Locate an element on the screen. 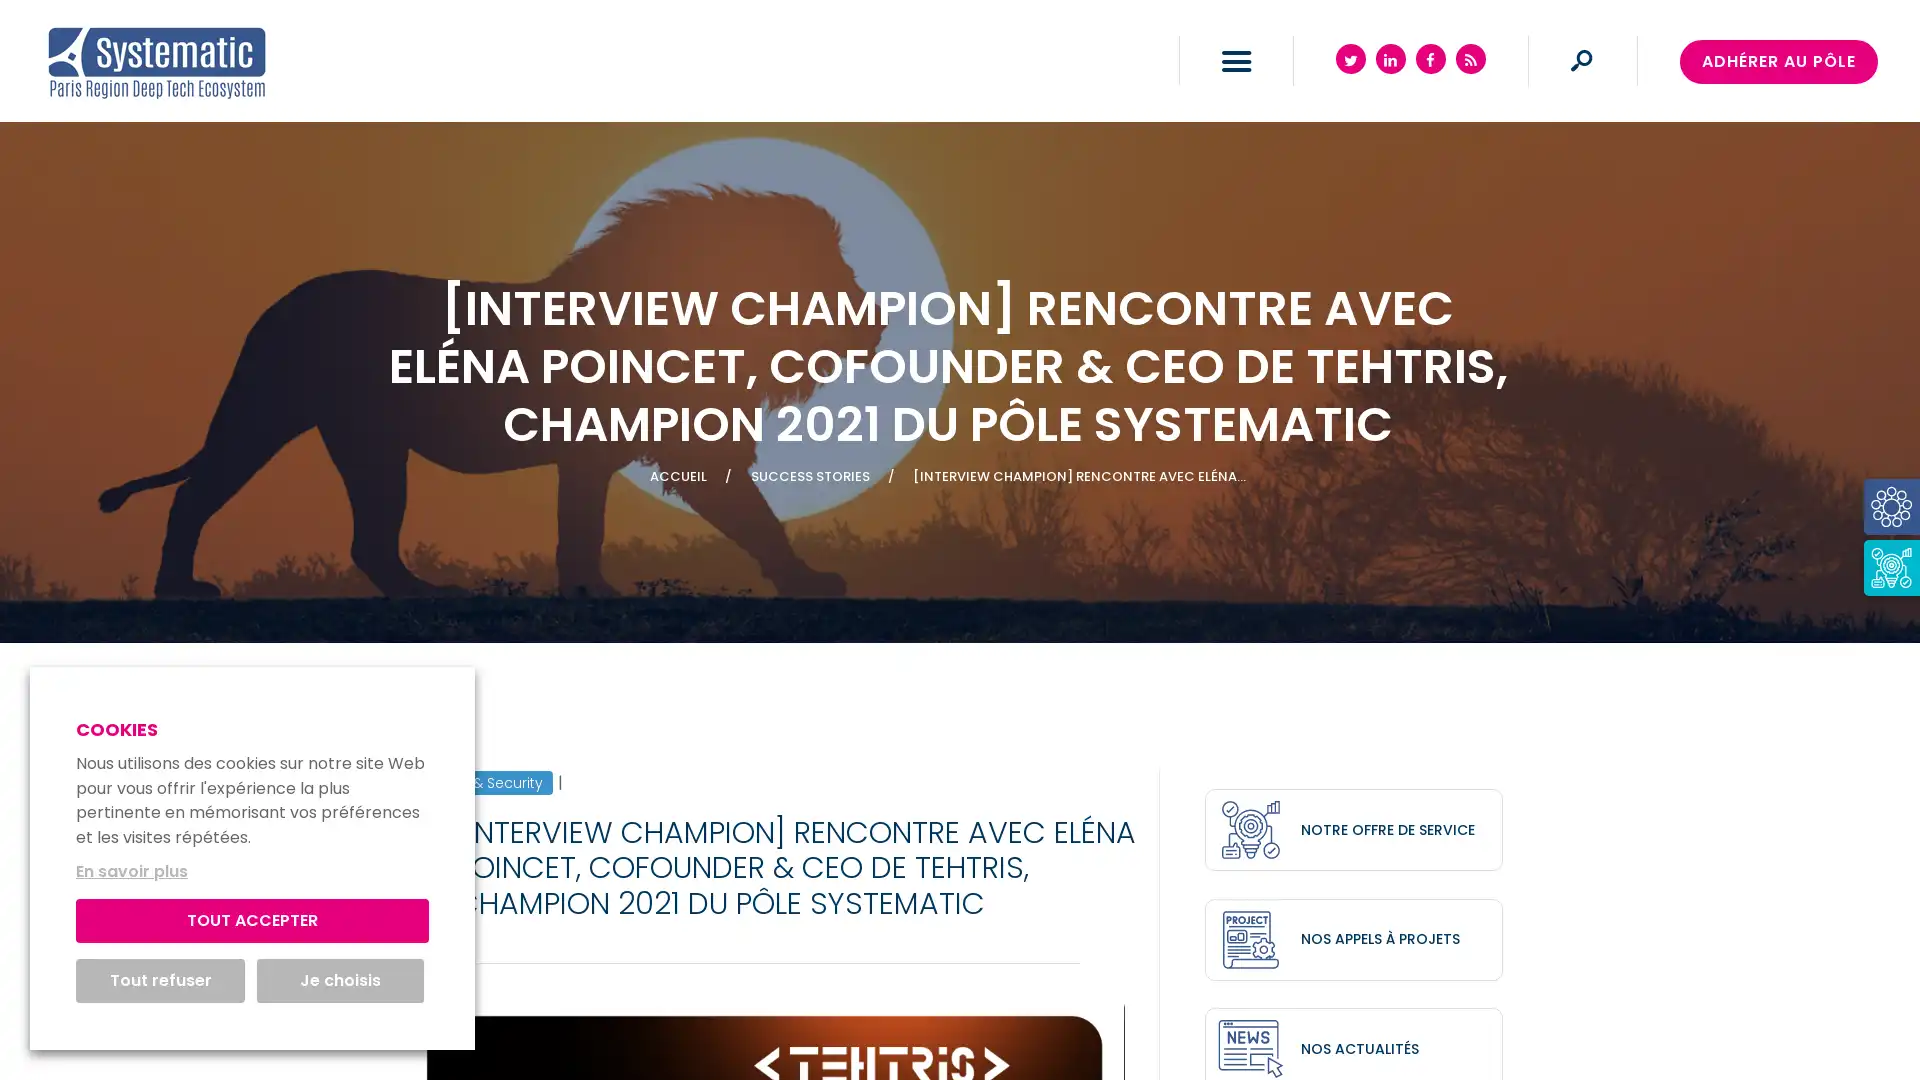  TOUT ACCEPTER is located at coordinates (251, 921).